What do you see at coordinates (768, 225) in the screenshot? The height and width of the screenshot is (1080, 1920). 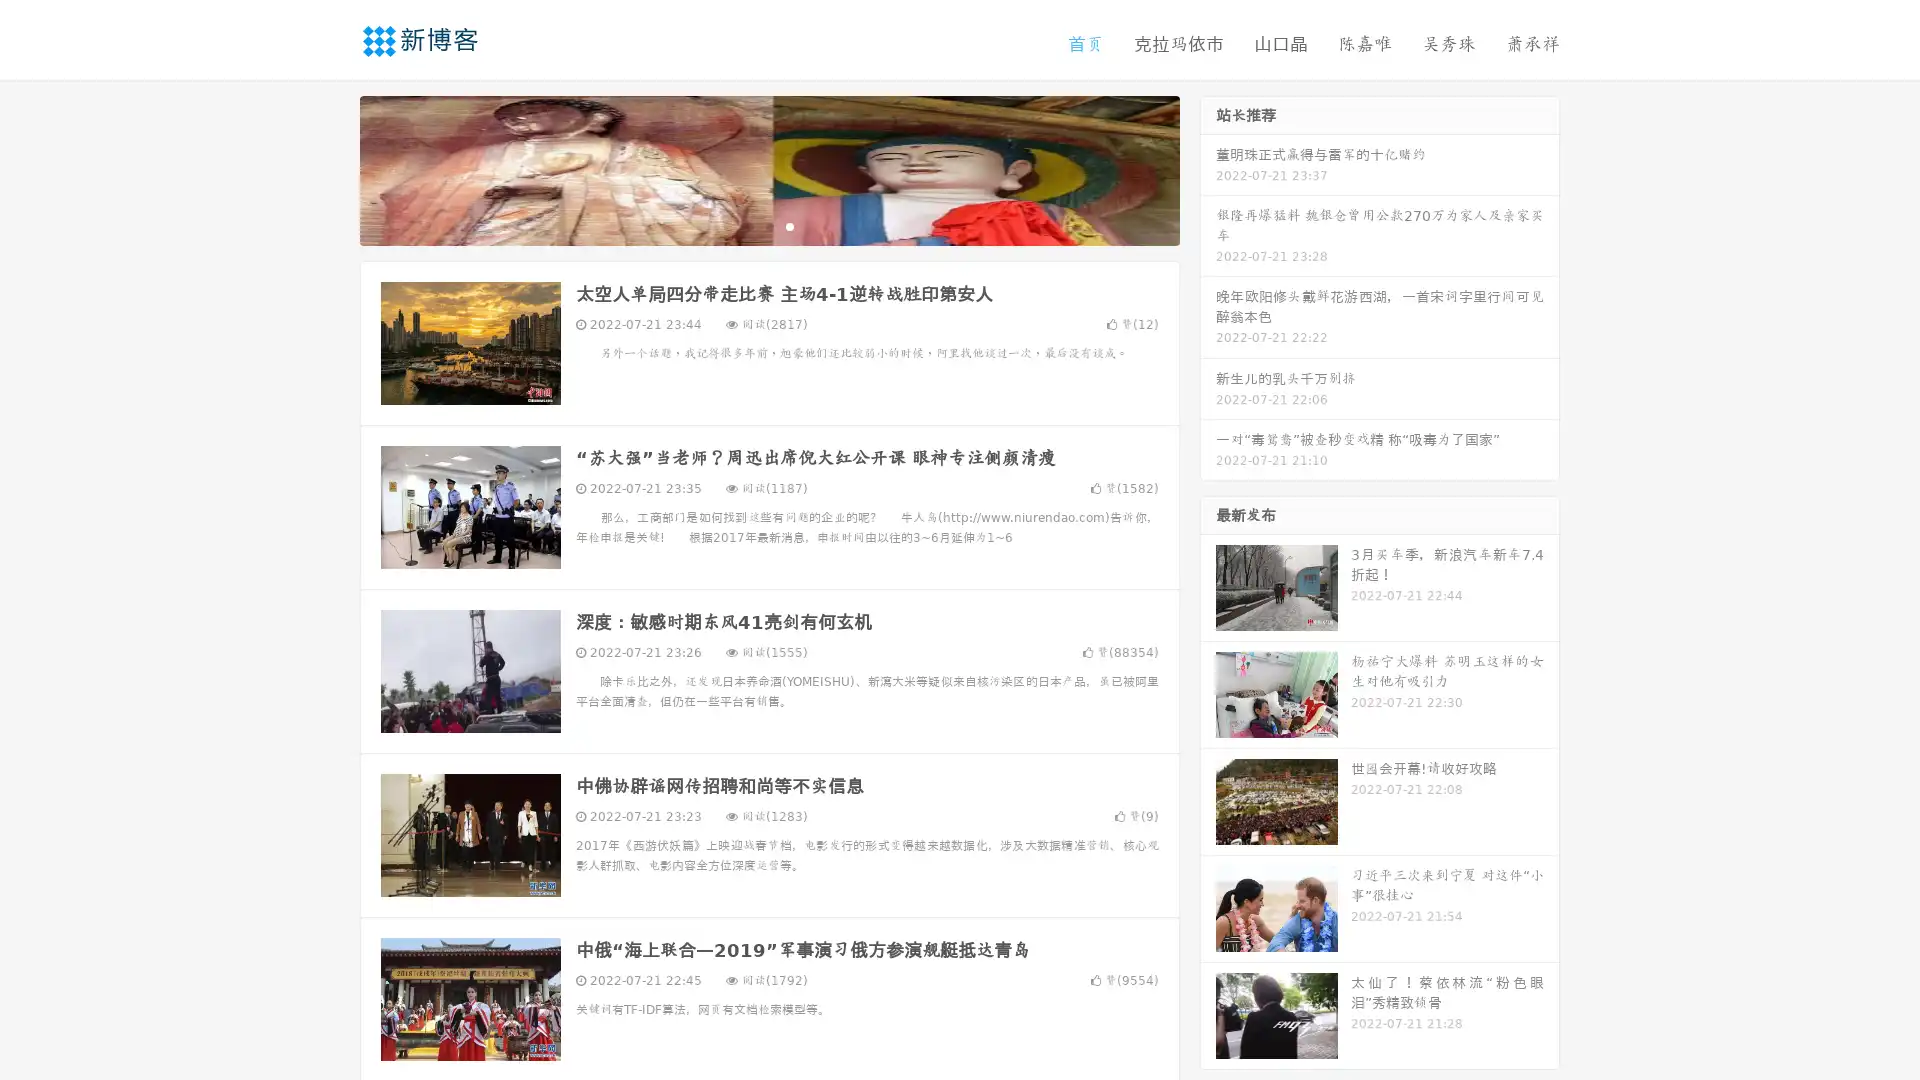 I see `Go to slide 2` at bounding box center [768, 225].